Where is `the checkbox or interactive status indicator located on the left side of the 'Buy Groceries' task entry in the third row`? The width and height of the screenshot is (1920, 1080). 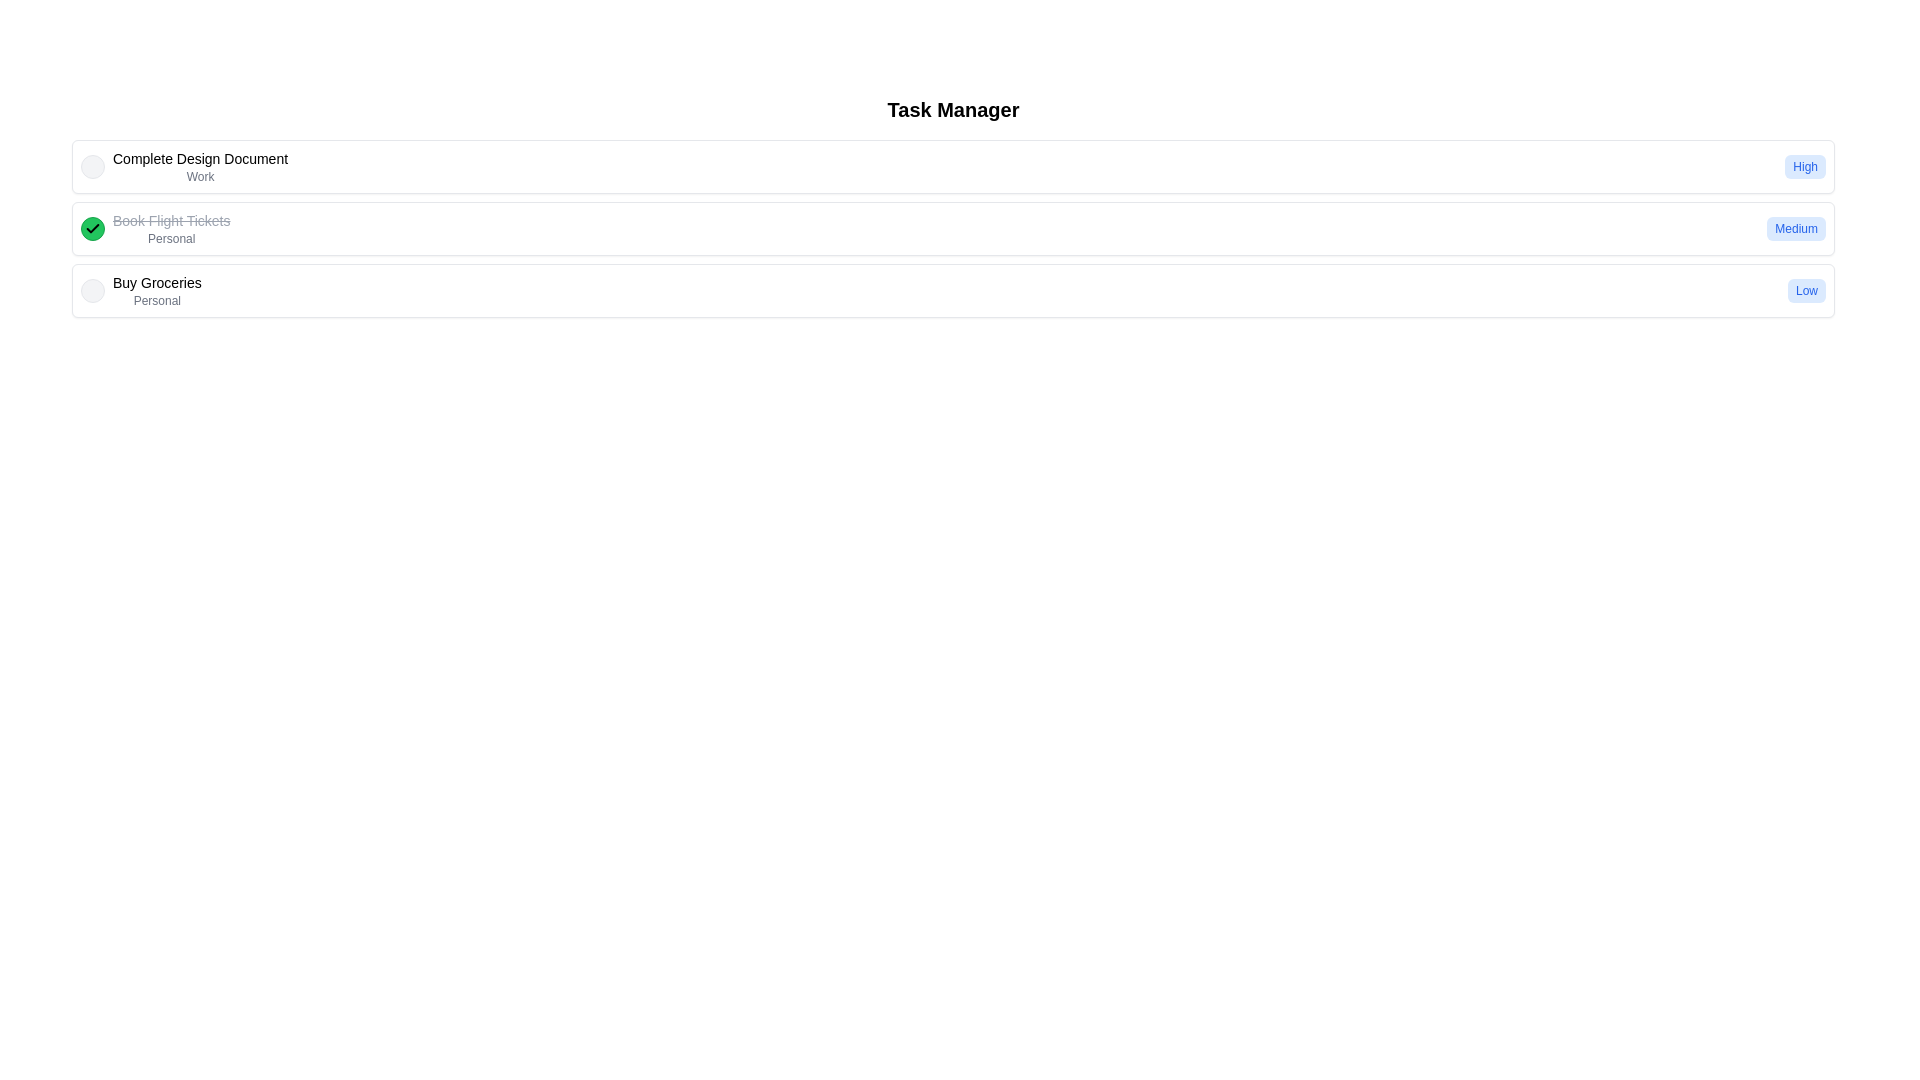
the checkbox or interactive status indicator located on the left side of the 'Buy Groceries' task entry in the third row is located at coordinates (91, 290).